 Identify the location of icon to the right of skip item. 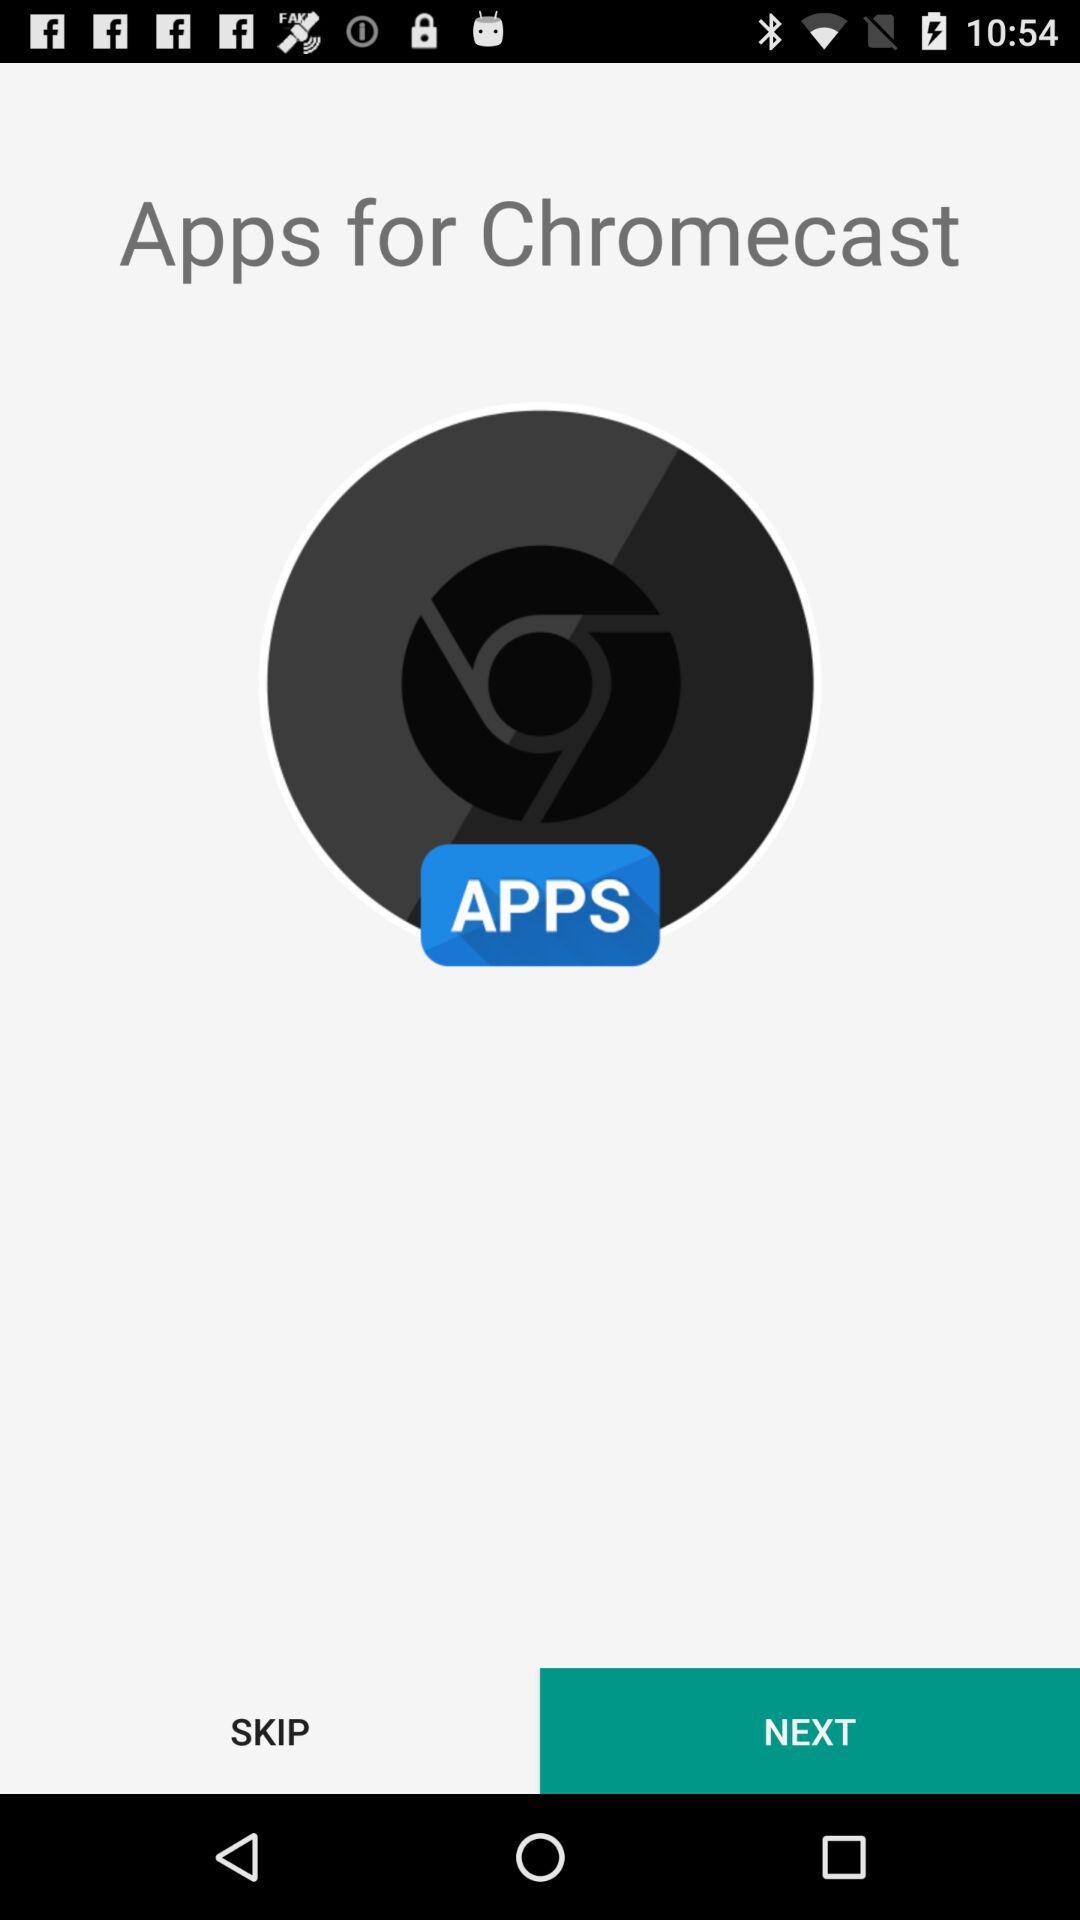
(810, 1730).